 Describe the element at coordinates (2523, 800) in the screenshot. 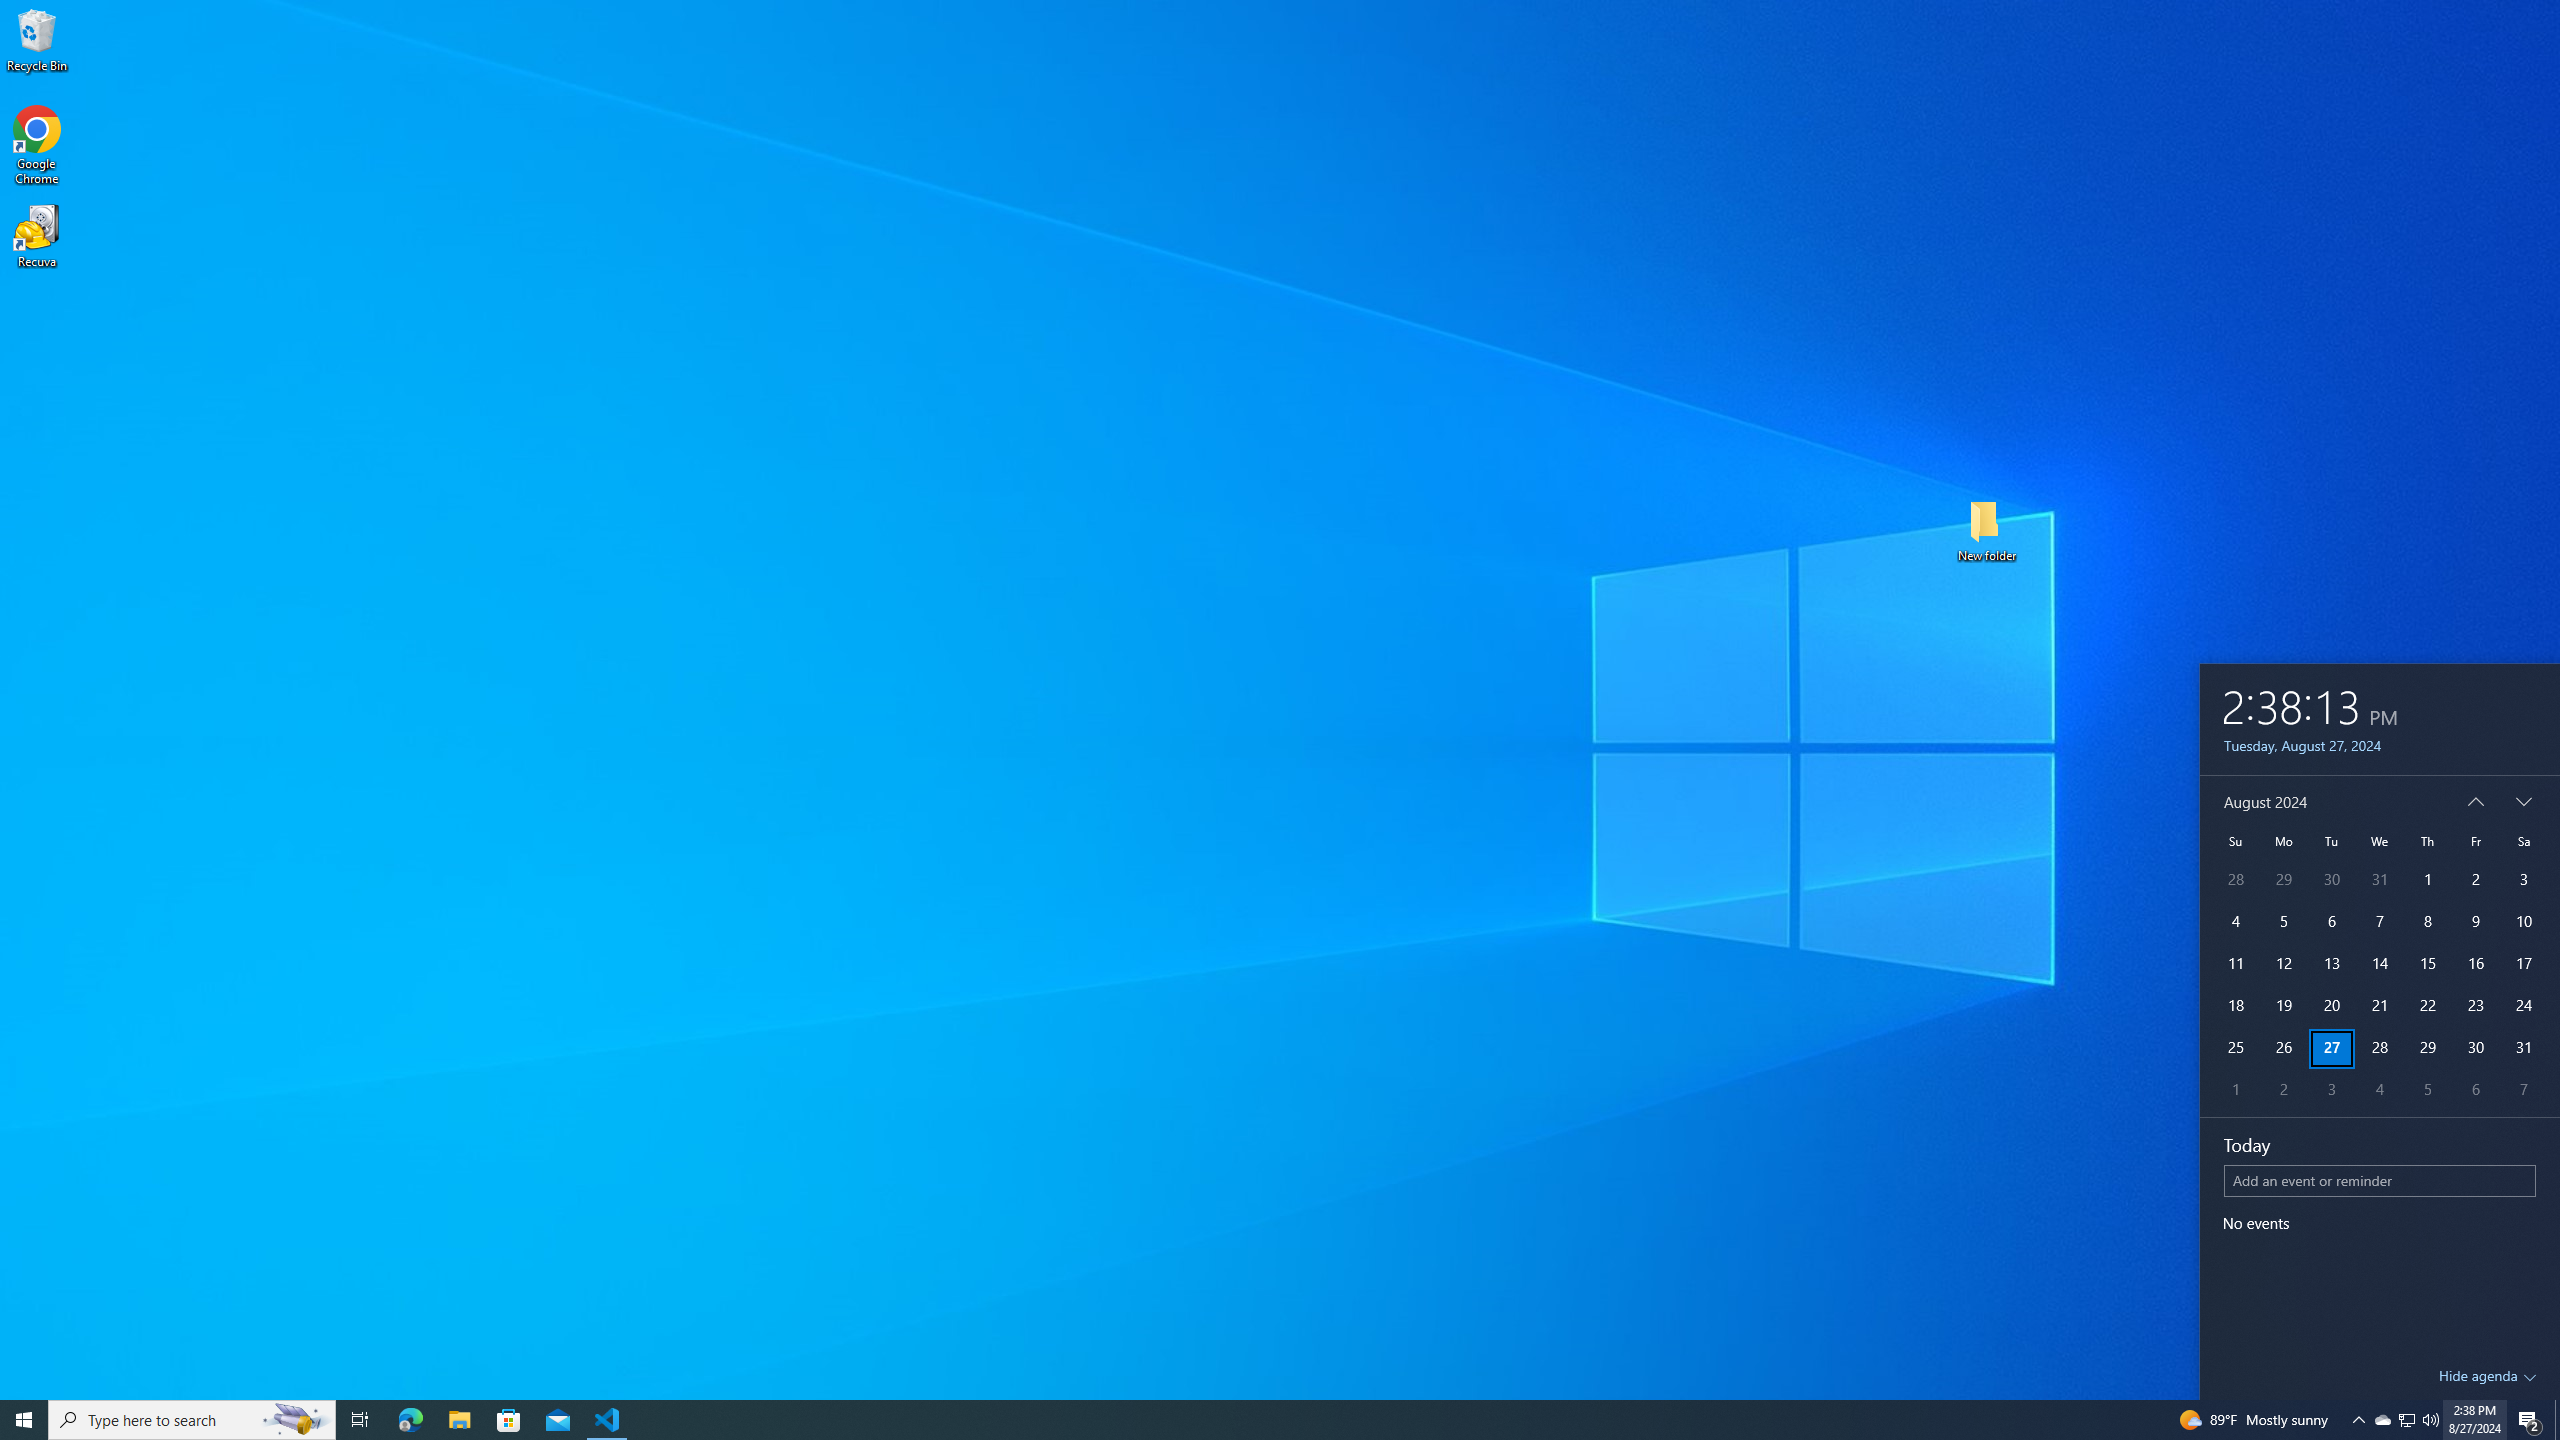

I see `'Next'` at that location.